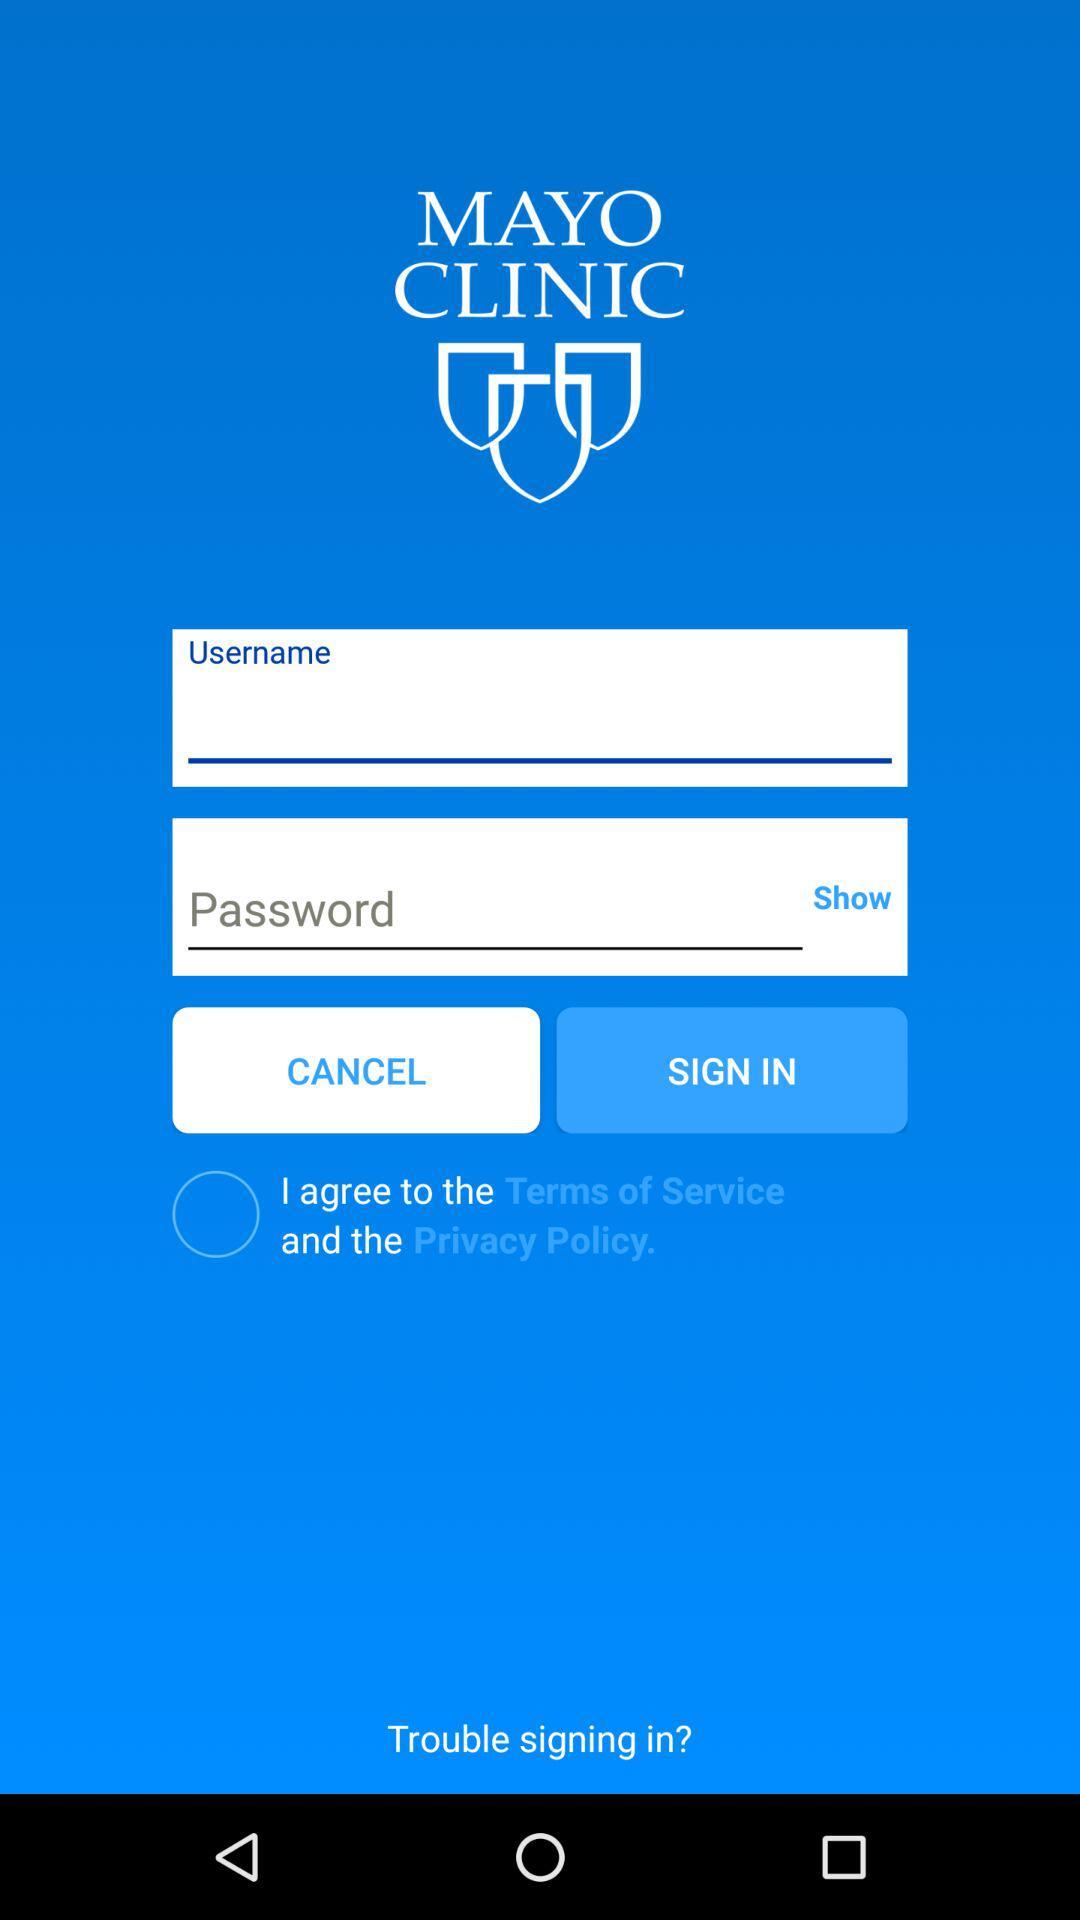 Image resolution: width=1080 pixels, height=1920 pixels. I want to click on password, so click(495, 910).